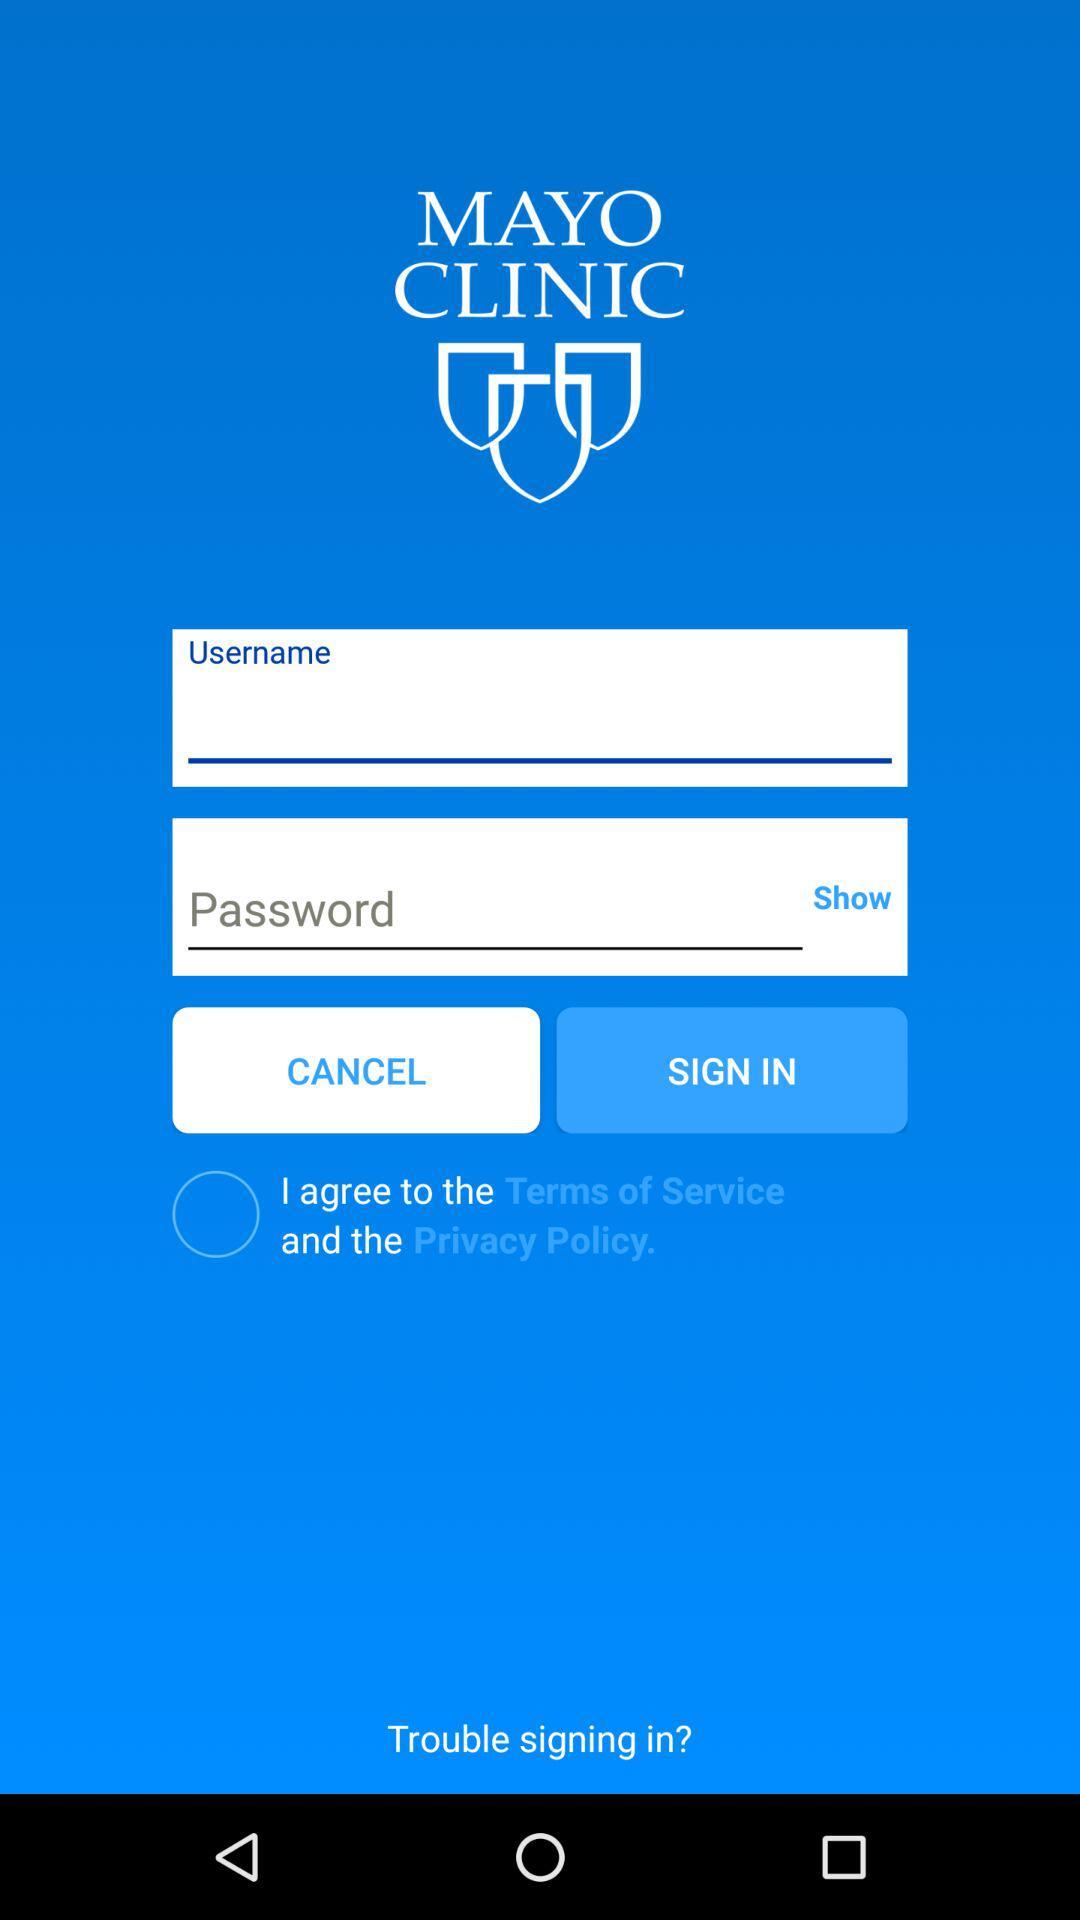 Image resolution: width=1080 pixels, height=1920 pixels. I want to click on password, so click(495, 910).